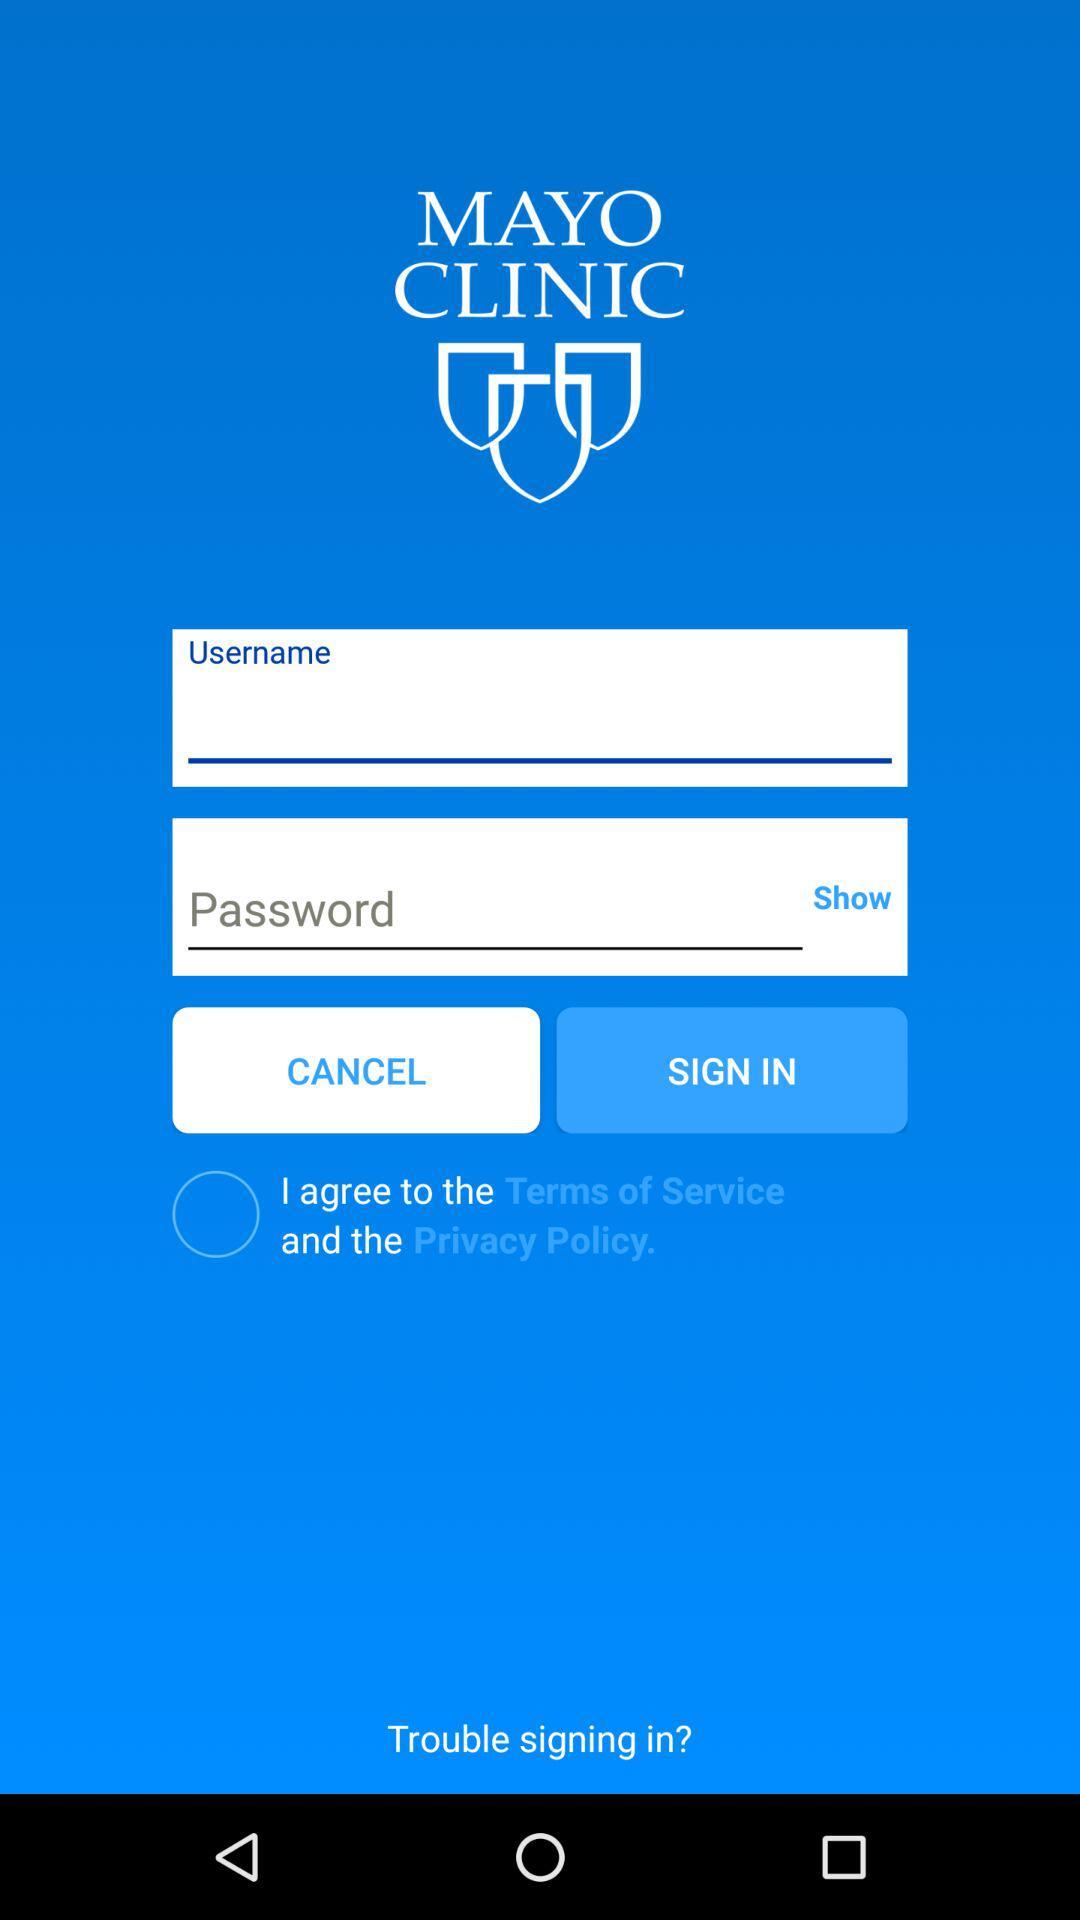 Image resolution: width=1080 pixels, height=1920 pixels. I want to click on password, so click(495, 910).